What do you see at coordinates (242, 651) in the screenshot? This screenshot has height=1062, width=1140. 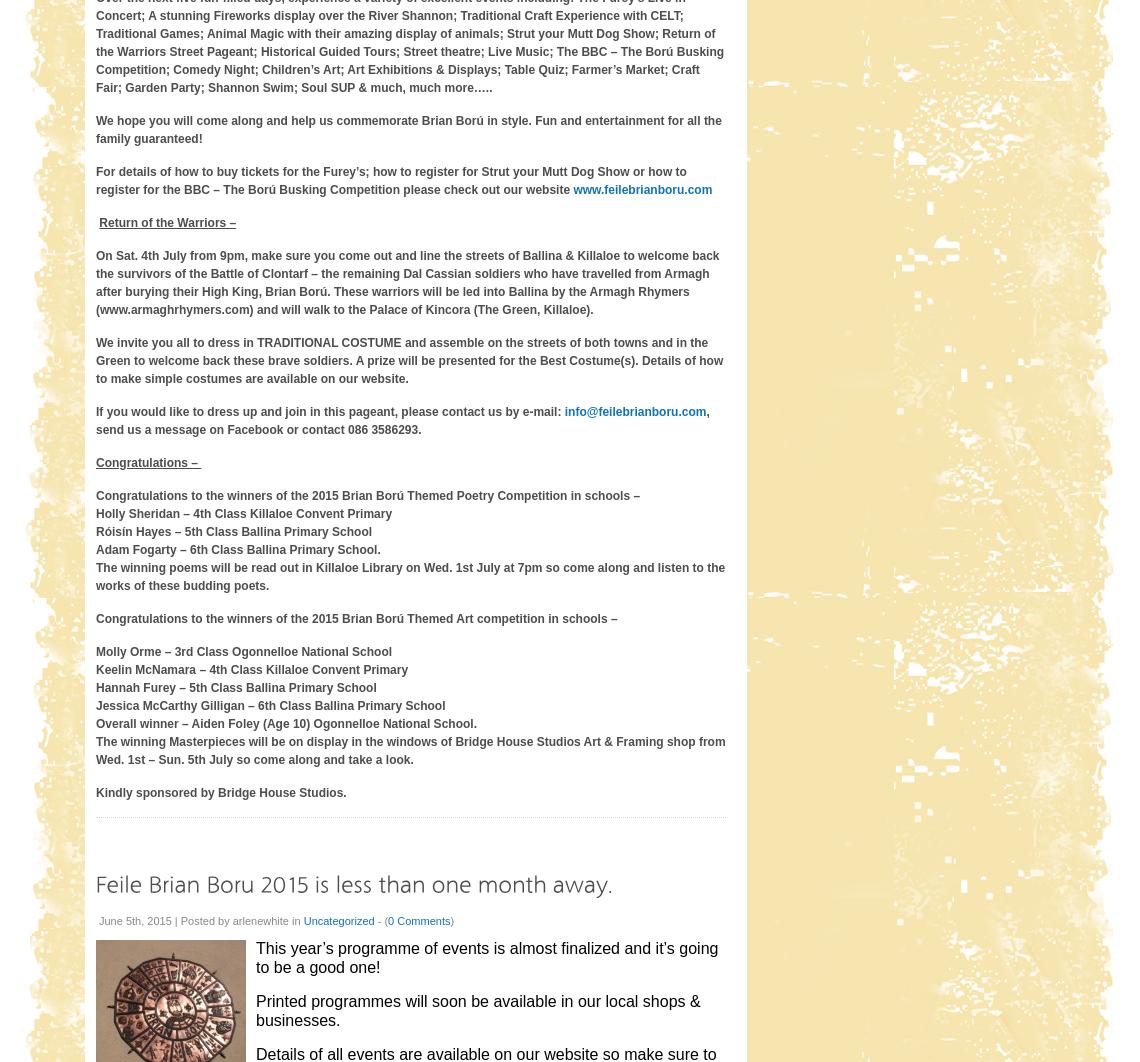 I see `'Molly Orme – 3rd Class Ogonnelloe National School'` at bounding box center [242, 651].